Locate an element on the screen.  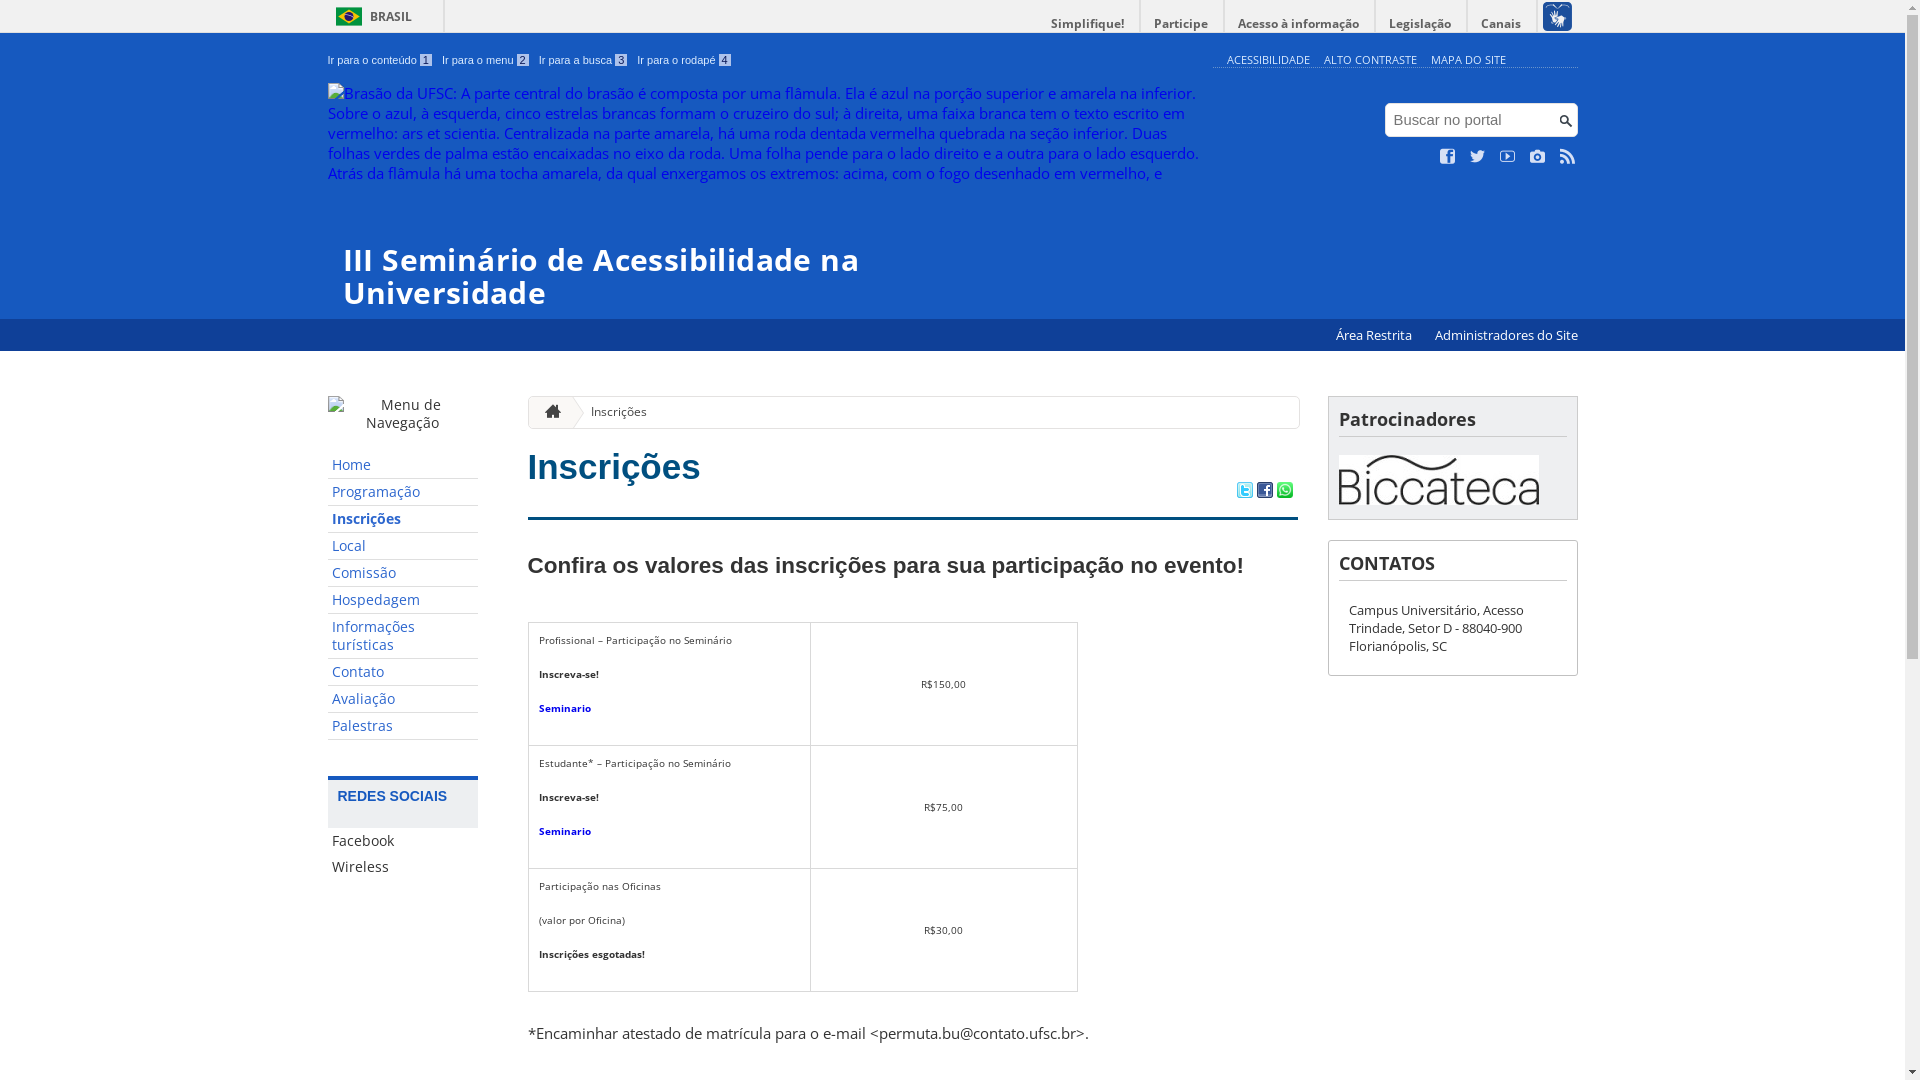
'Facebook' is located at coordinates (402, 840).